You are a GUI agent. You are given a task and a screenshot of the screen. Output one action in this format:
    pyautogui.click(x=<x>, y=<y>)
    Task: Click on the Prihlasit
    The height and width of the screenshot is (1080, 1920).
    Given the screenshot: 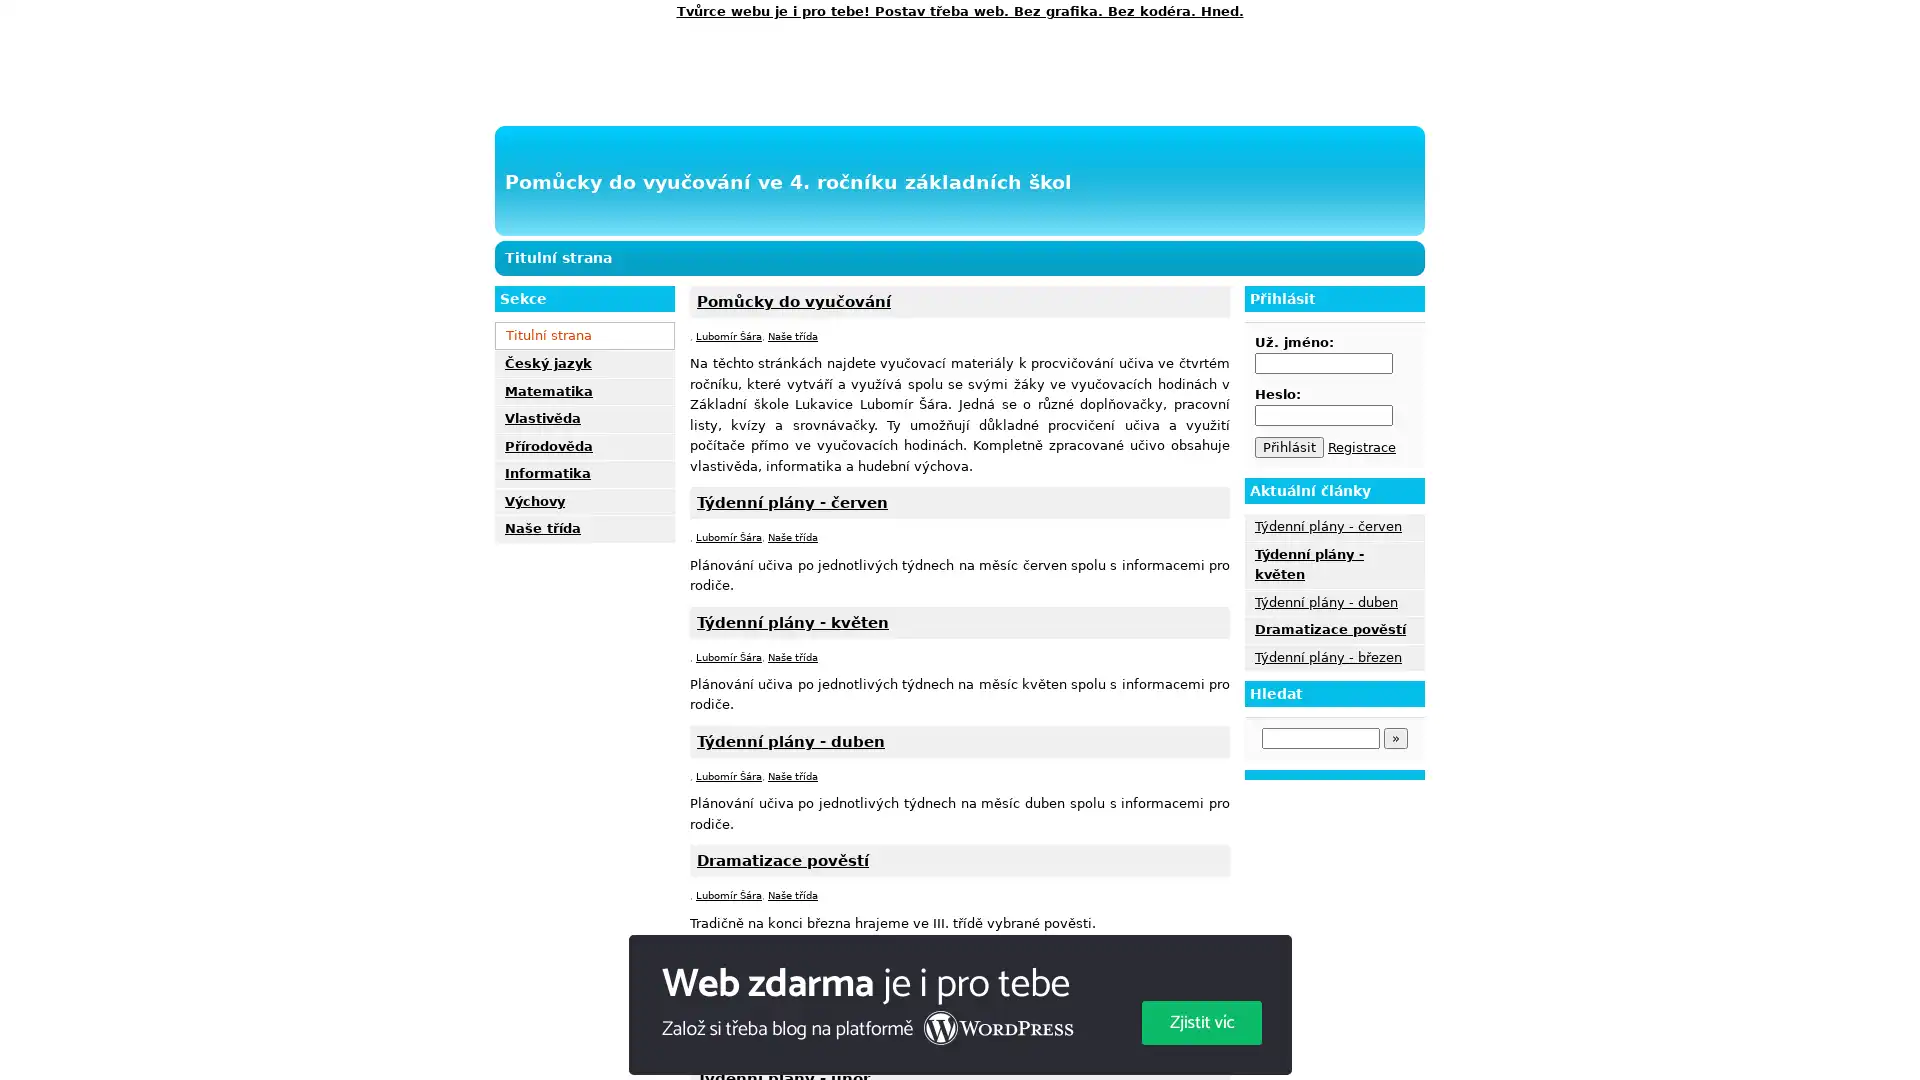 What is the action you would take?
    pyautogui.click(x=1289, y=445)
    